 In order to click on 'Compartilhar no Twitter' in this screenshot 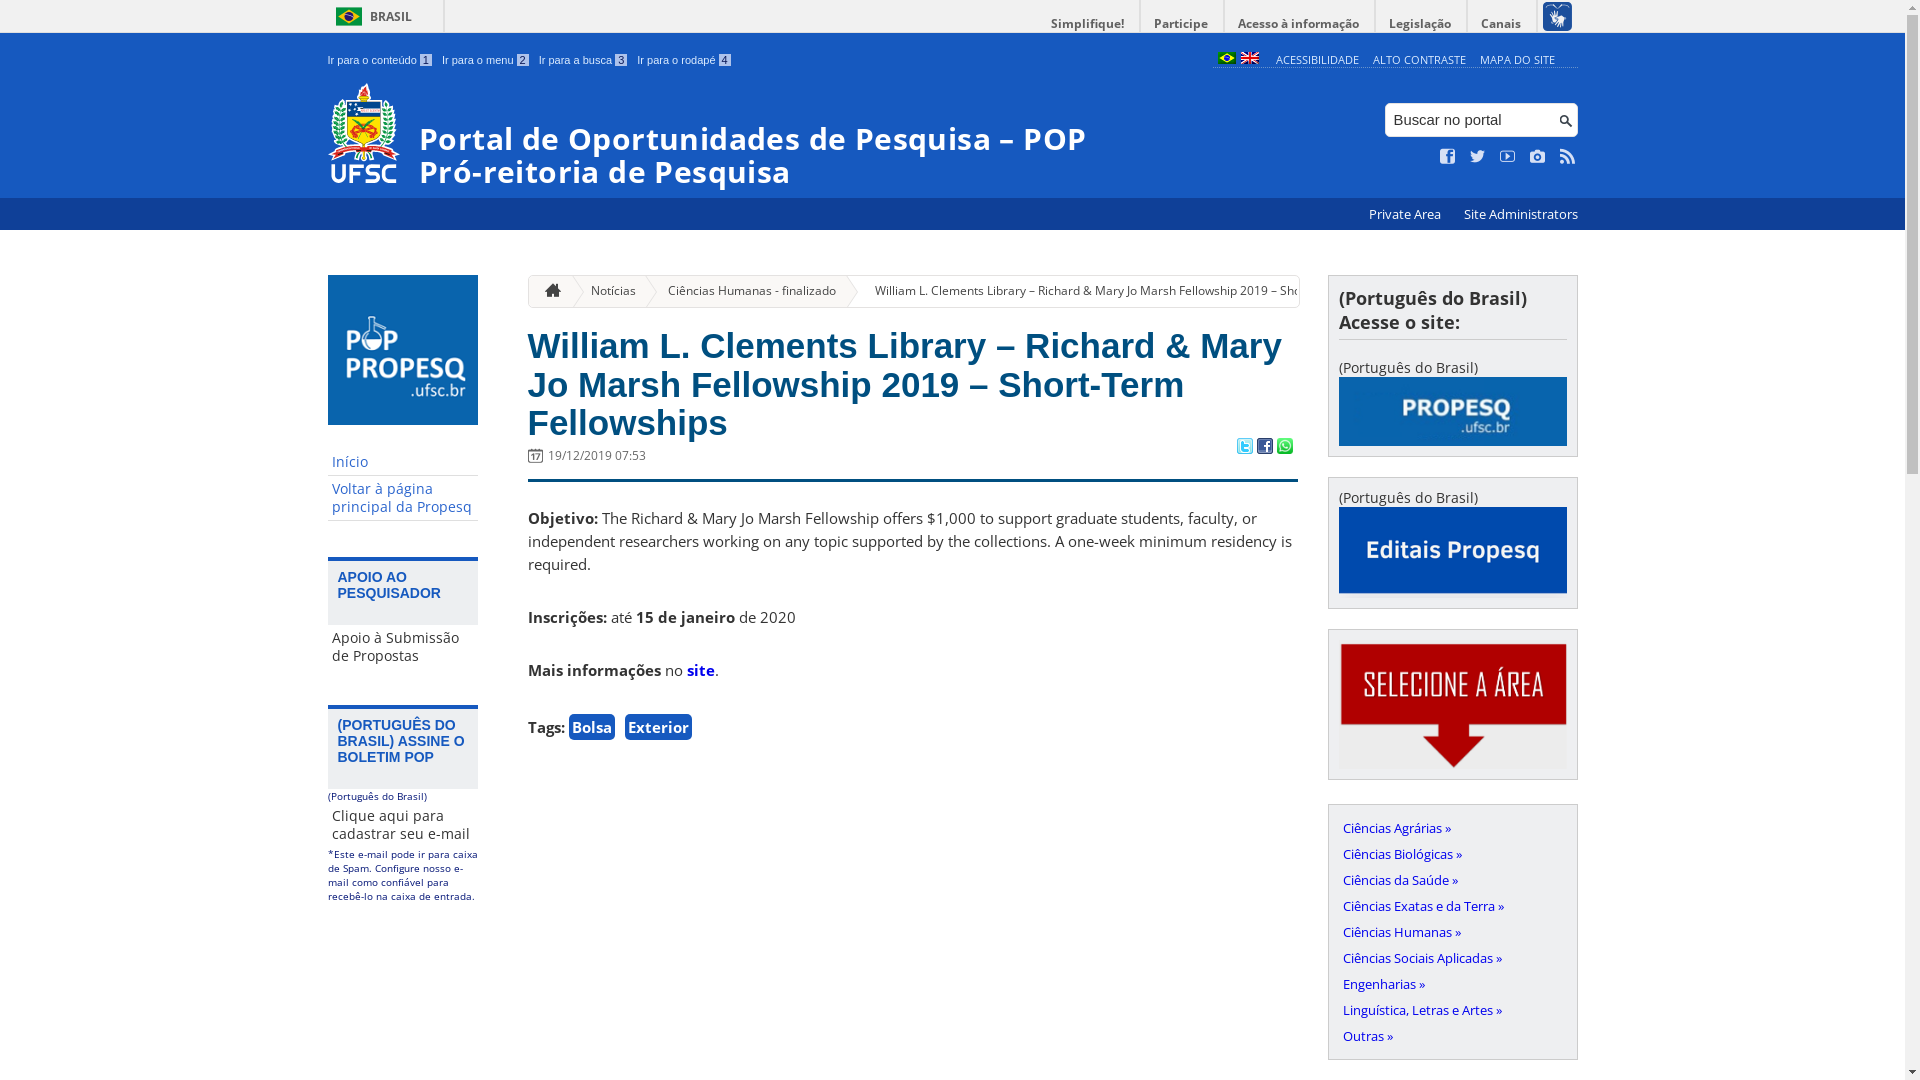, I will do `click(1242, 446)`.